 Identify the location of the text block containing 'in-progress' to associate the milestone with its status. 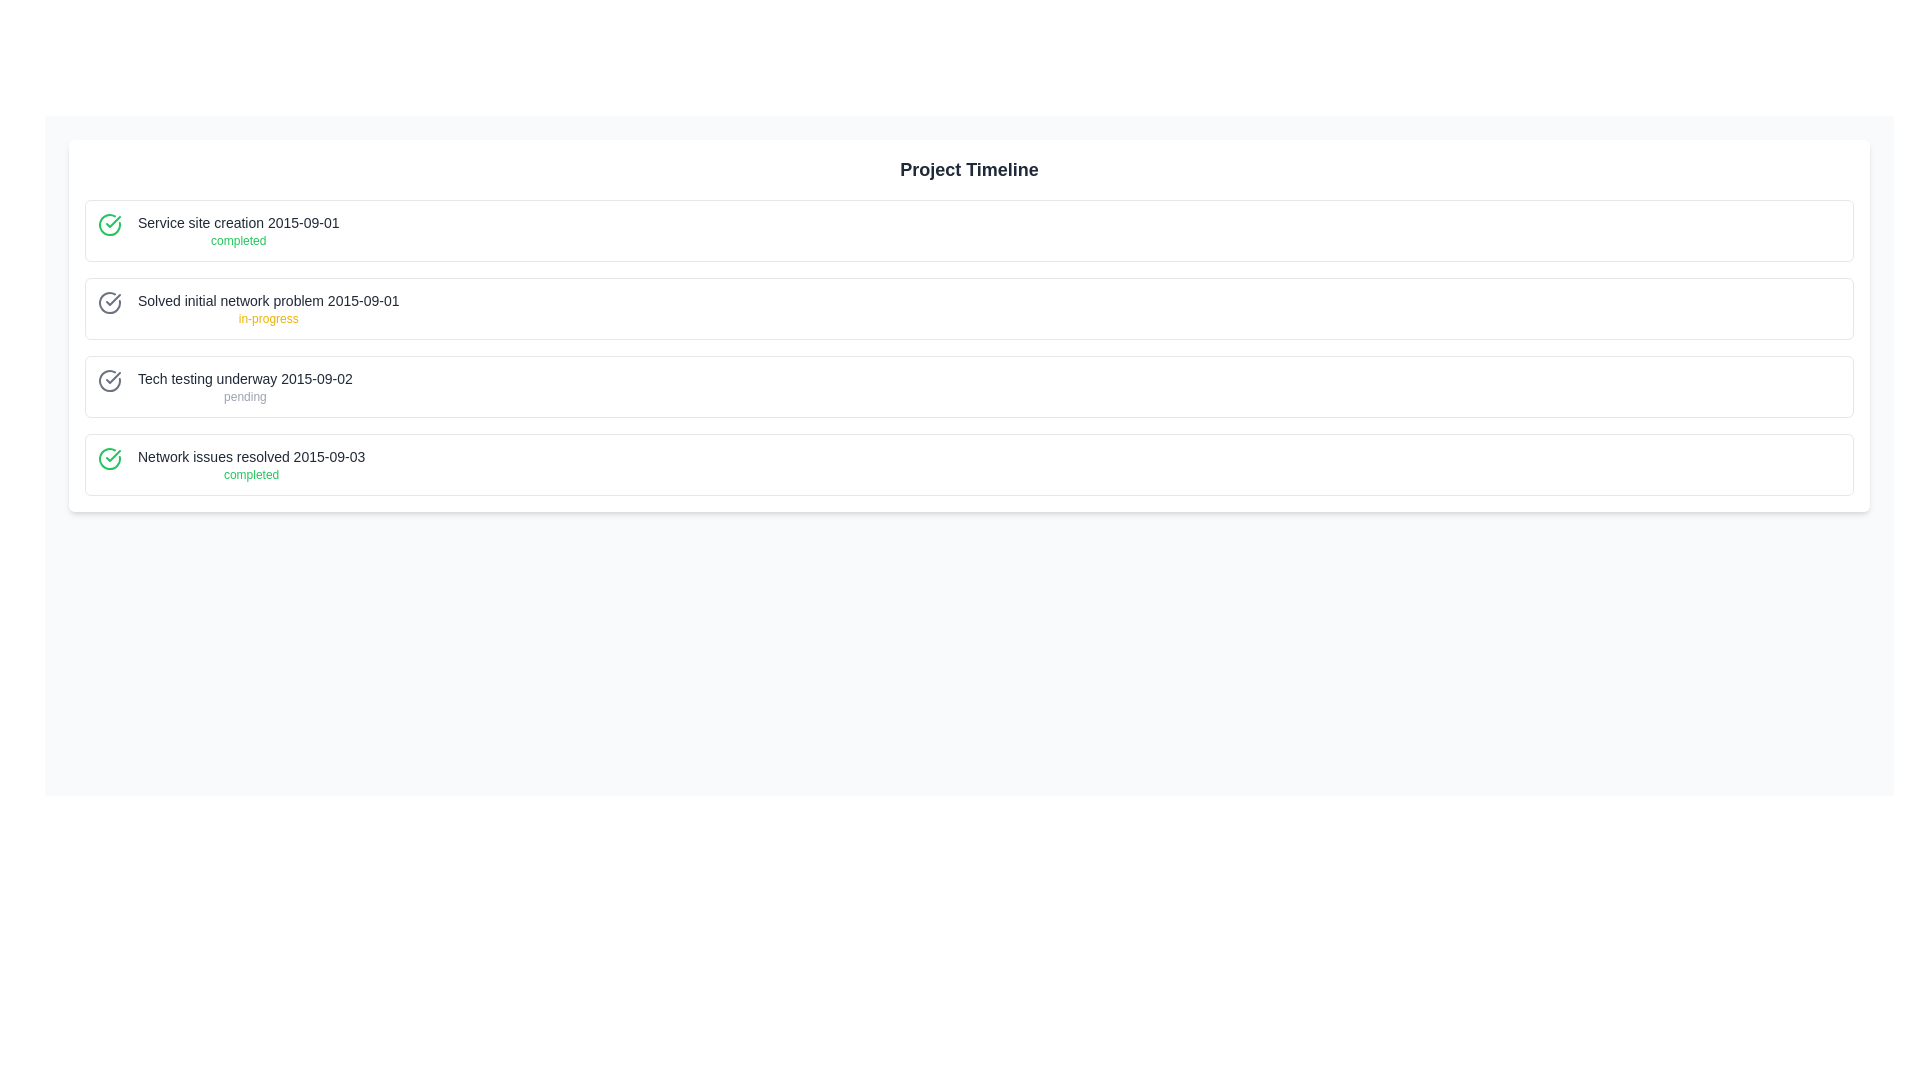
(267, 308).